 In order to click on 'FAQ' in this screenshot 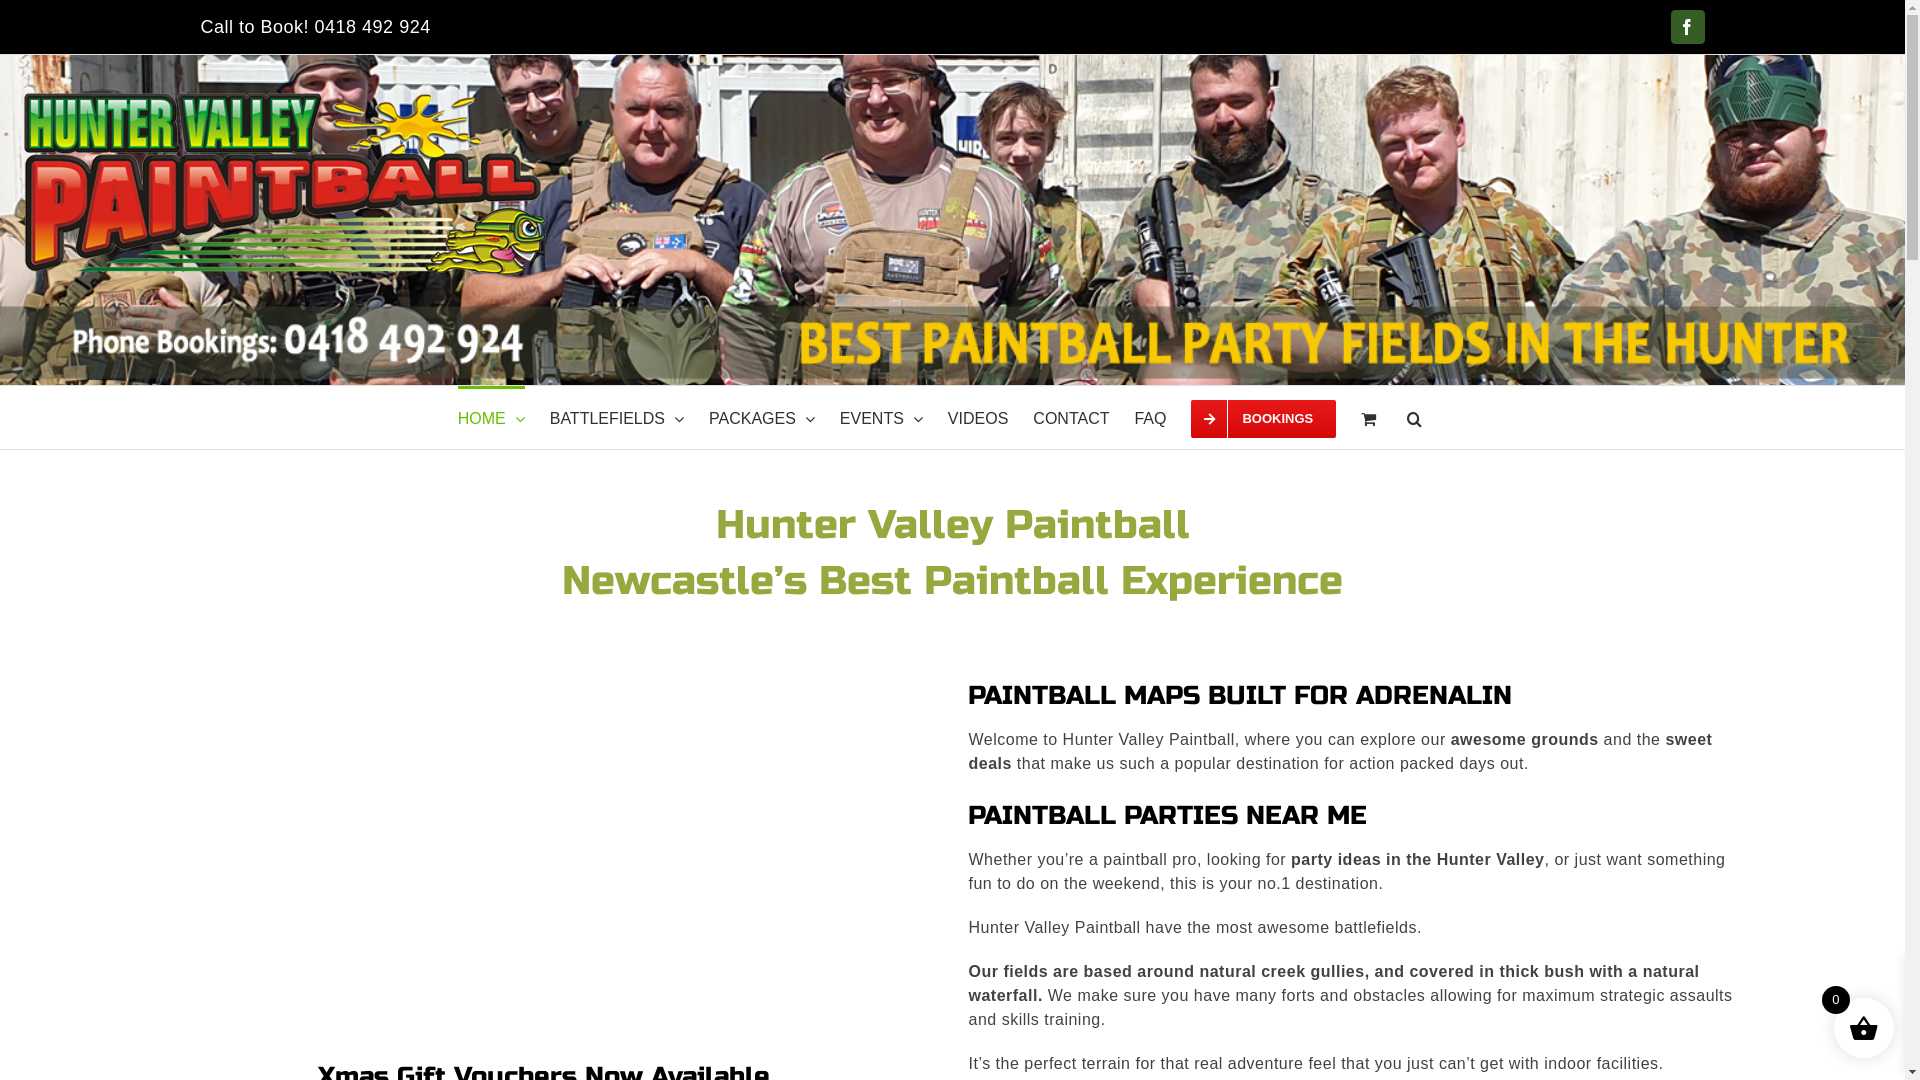, I will do `click(1150, 416)`.